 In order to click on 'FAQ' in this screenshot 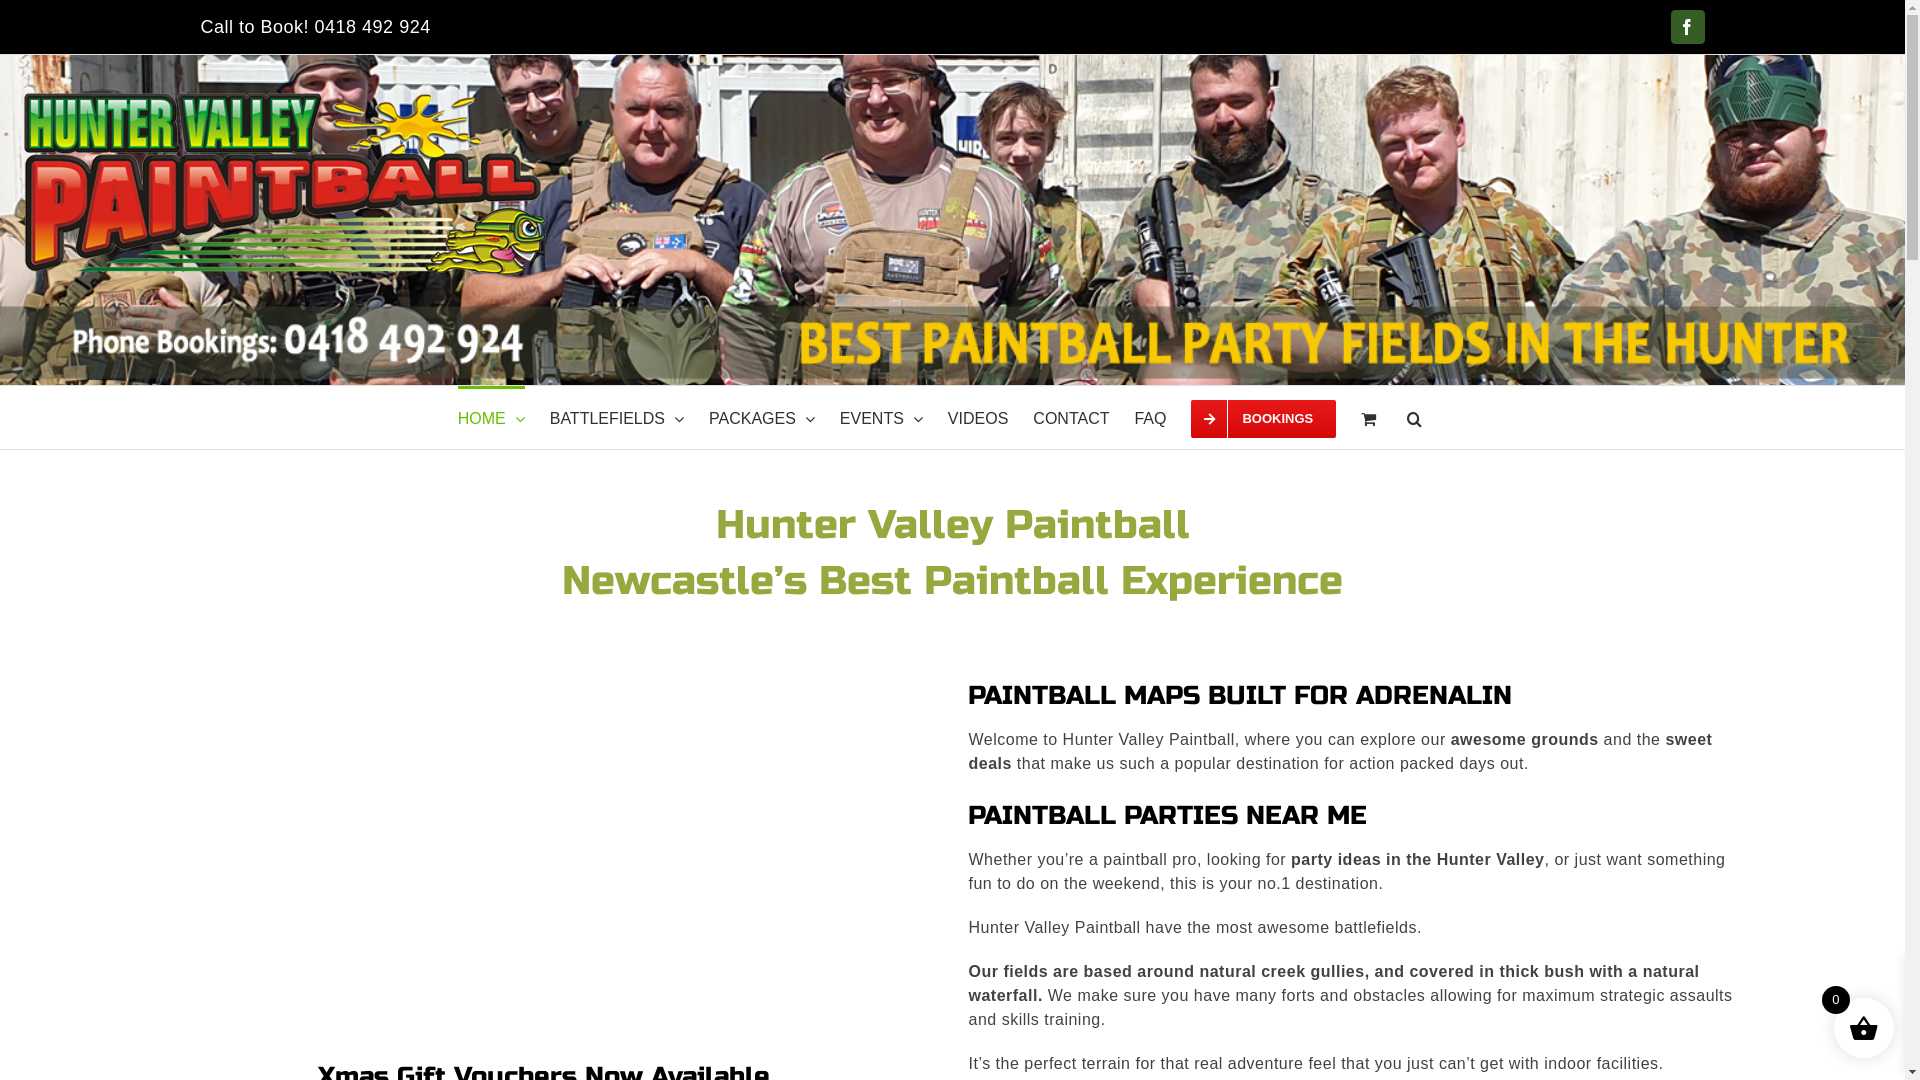, I will do `click(1150, 416)`.